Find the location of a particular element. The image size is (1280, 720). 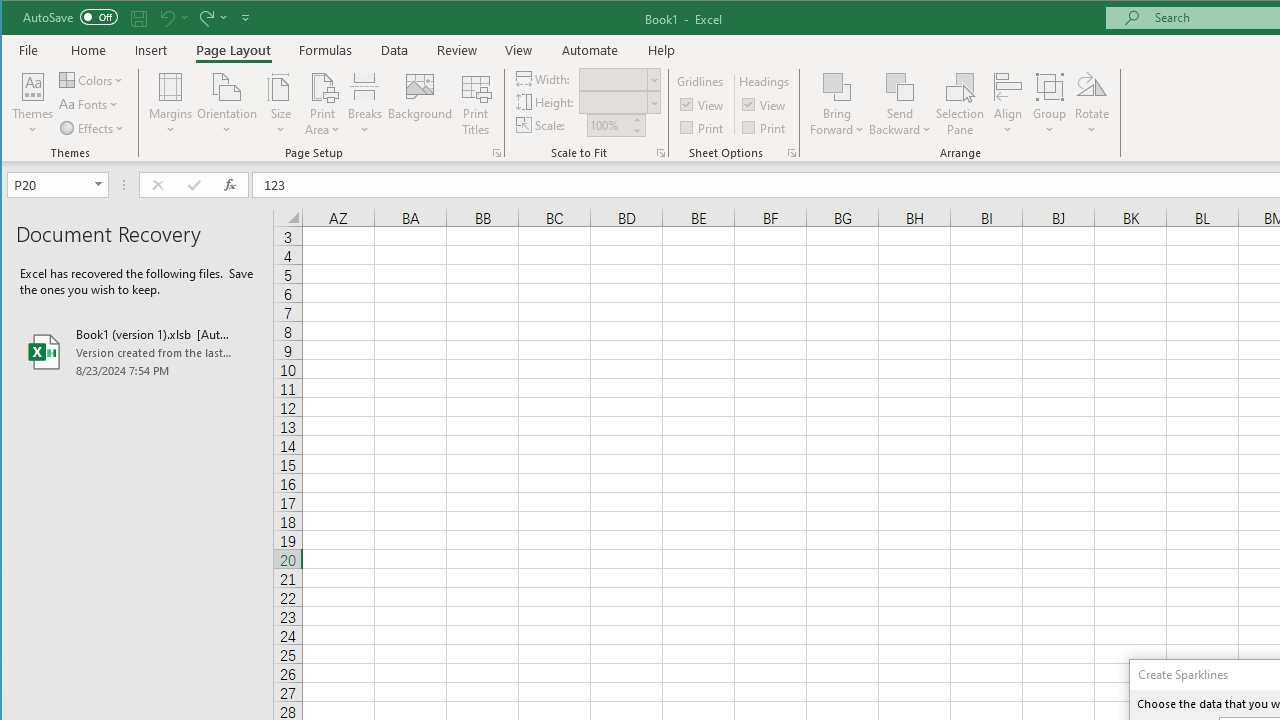

'Background...' is located at coordinates (419, 104).